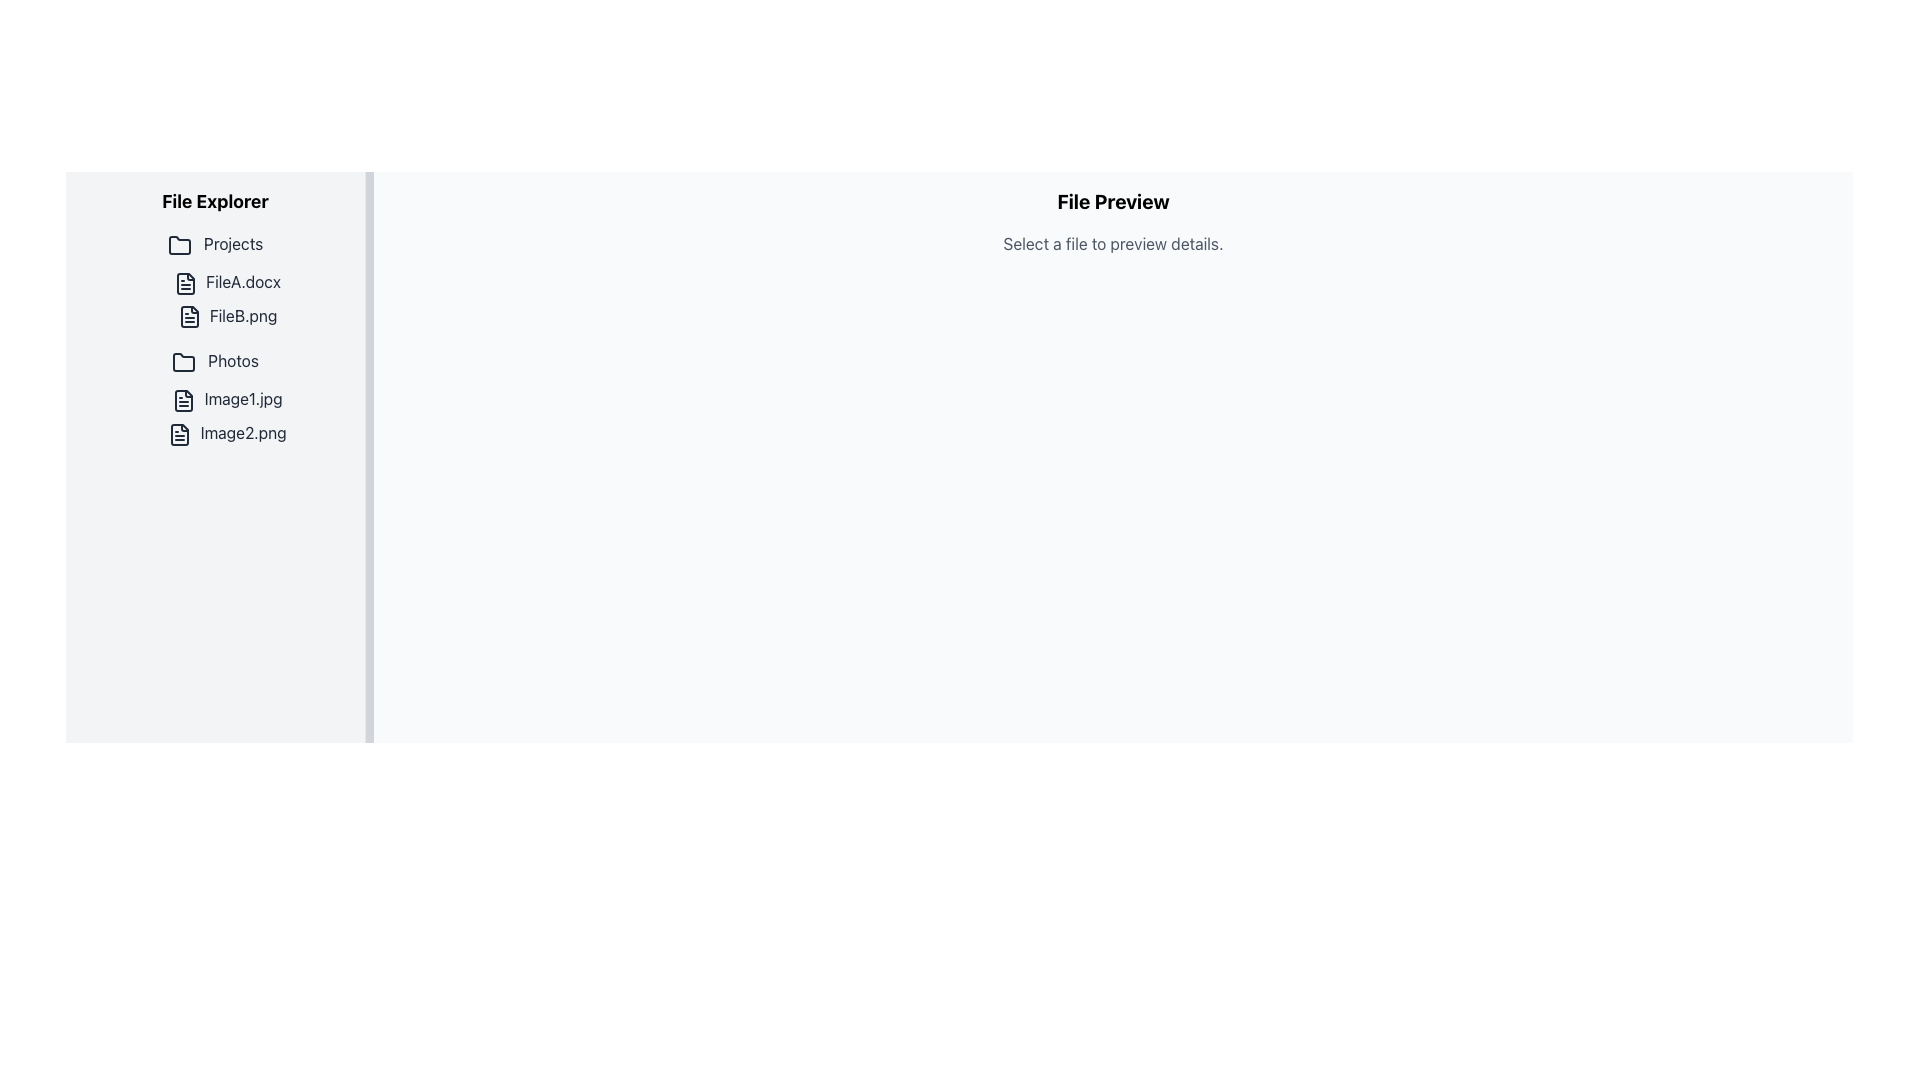 Image resolution: width=1920 pixels, height=1080 pixels. What do you see at coordinates (180, 433) in the screenshot?
I see `the graphical icon representing the image file 'Image2.png' in the file explorer` at bounding box center [180, 433].